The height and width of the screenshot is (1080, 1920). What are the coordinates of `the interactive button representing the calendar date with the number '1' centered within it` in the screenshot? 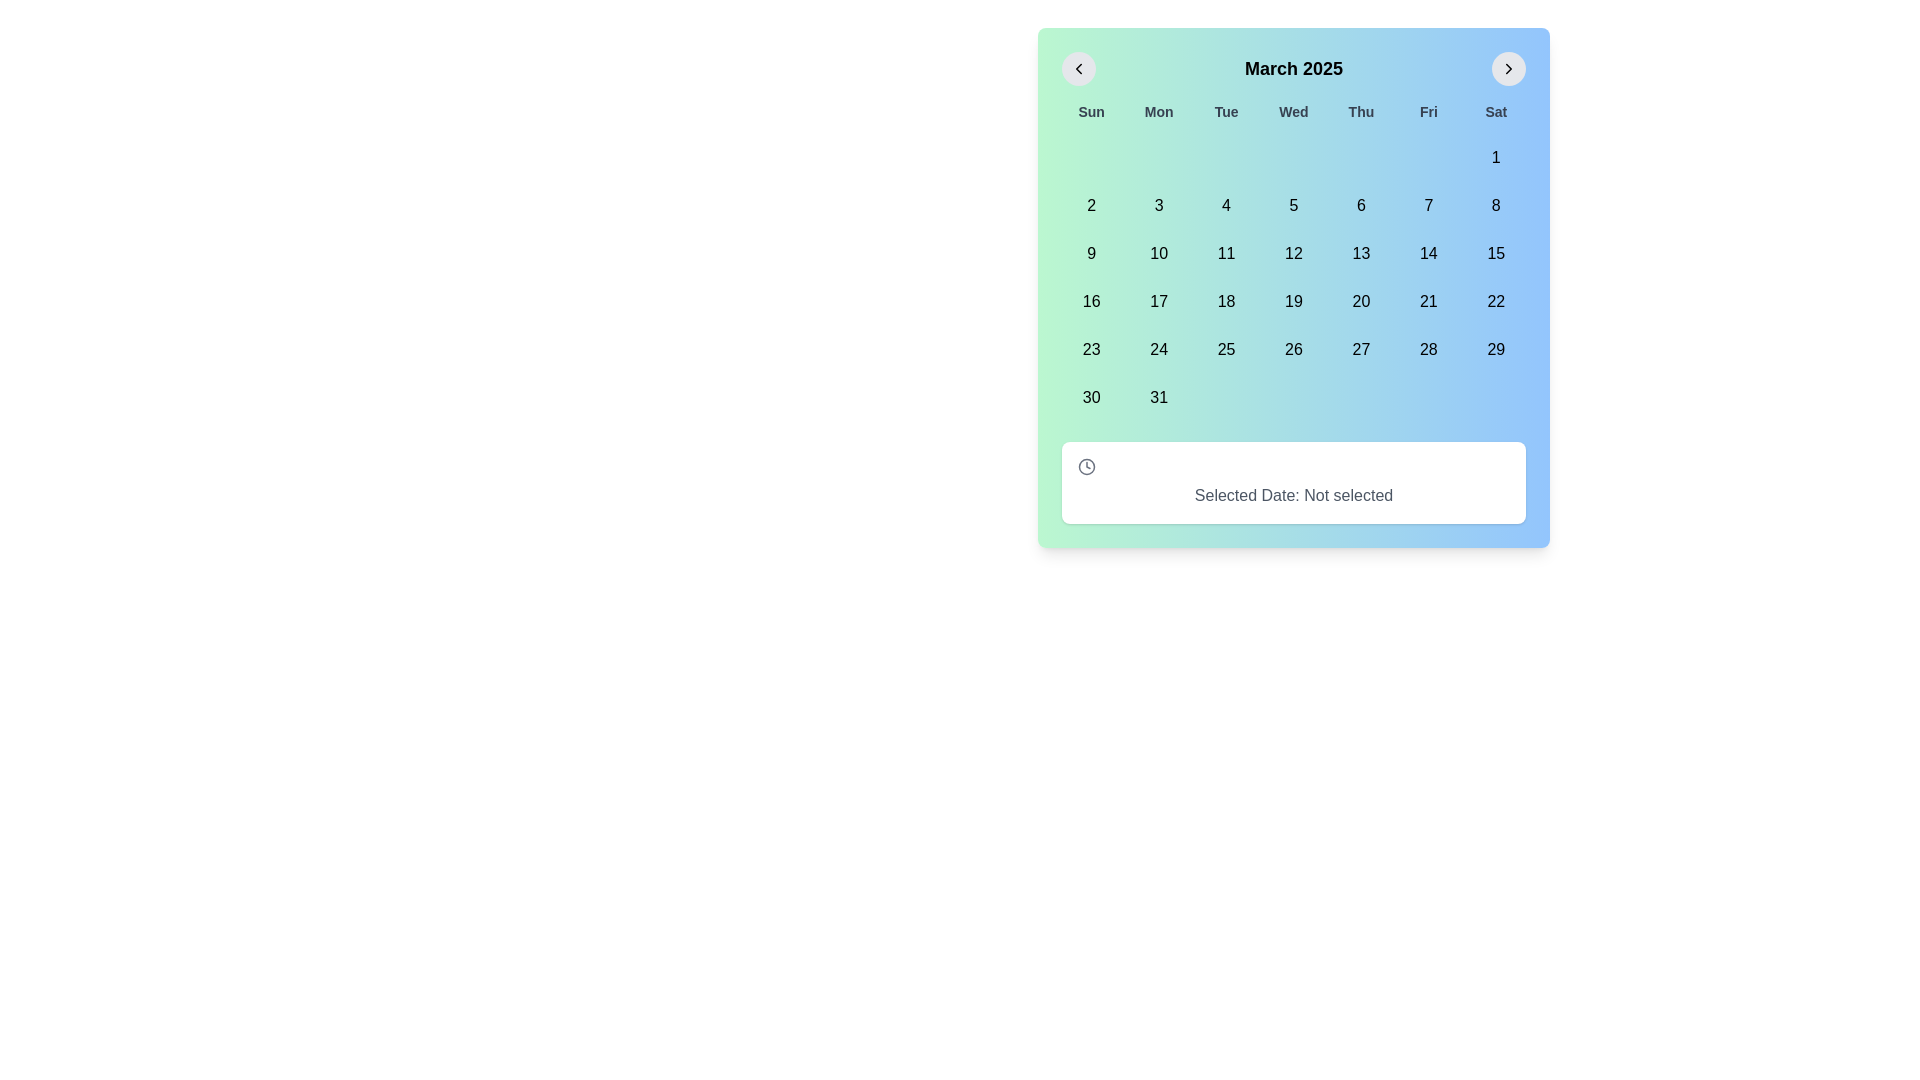 It's located at (1496, 157).